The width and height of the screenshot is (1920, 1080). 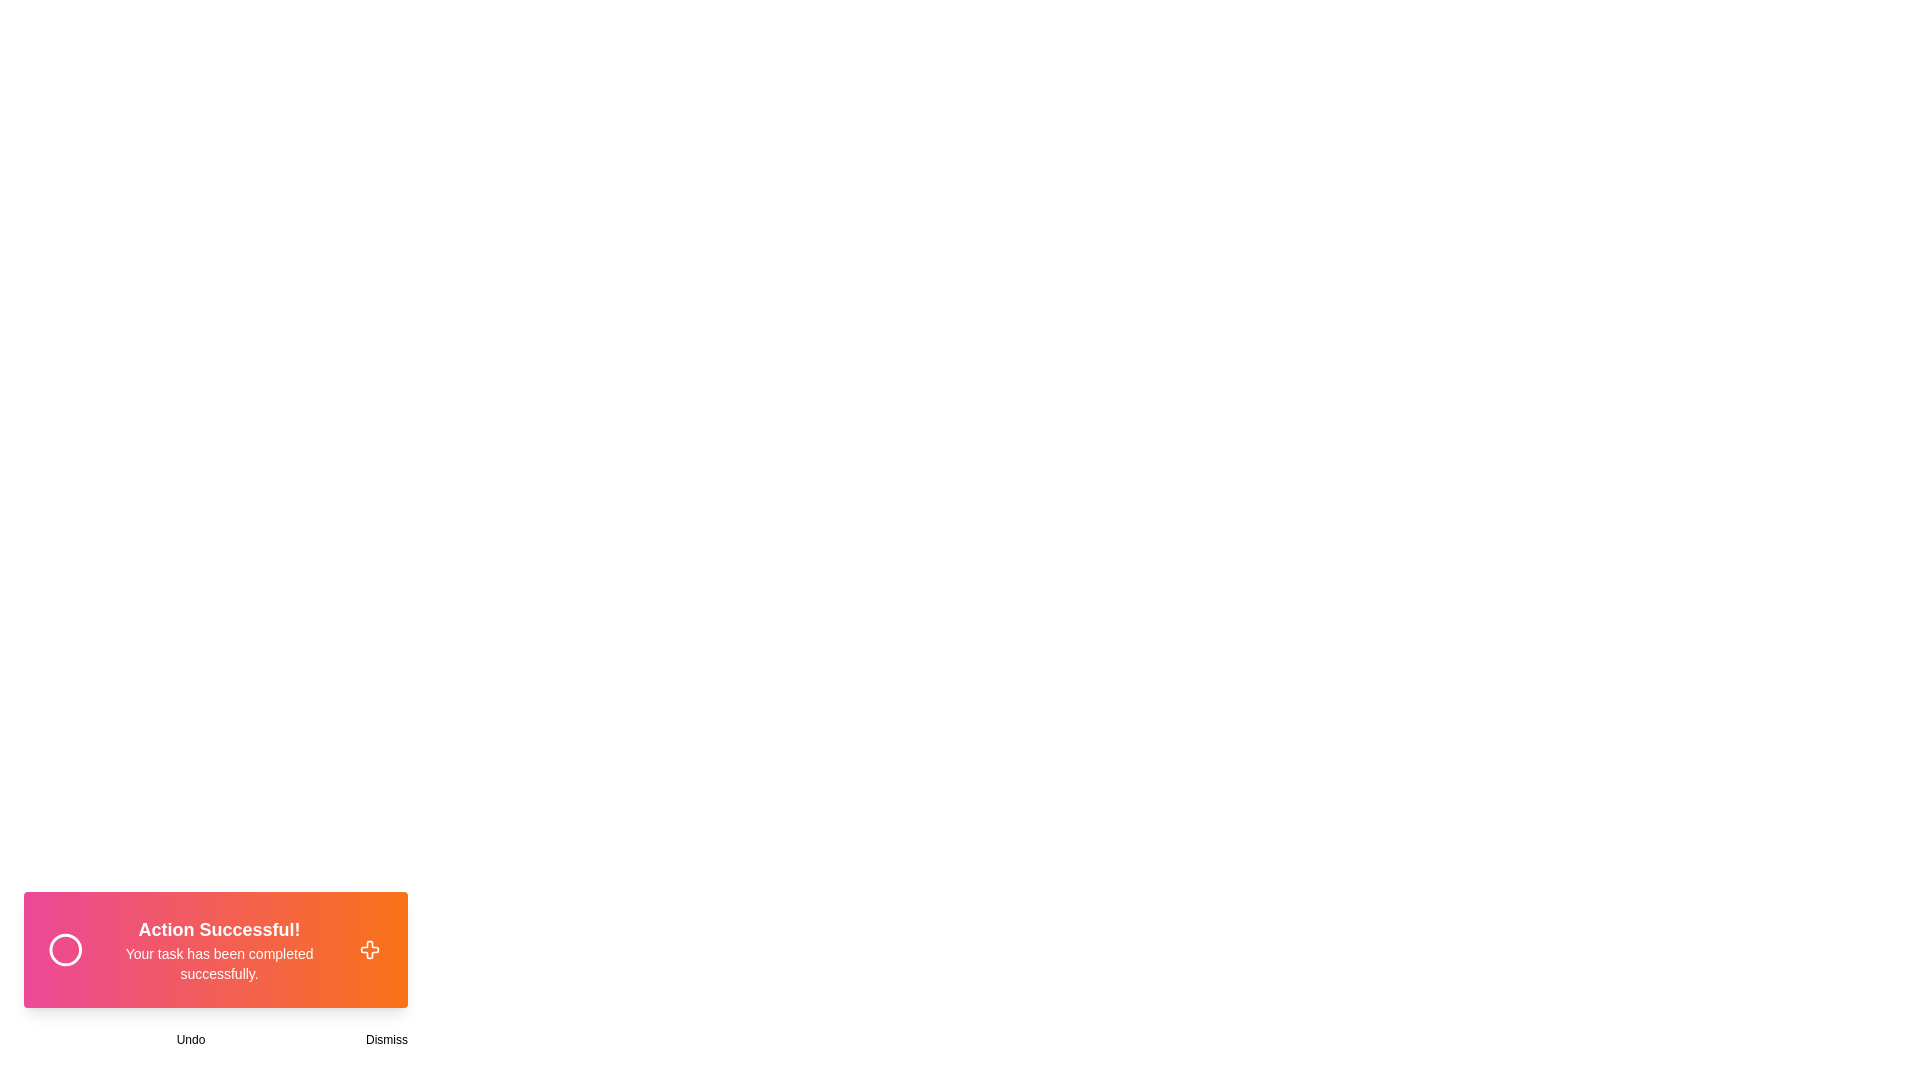 What do you see at coordinates (191, 1039) in the screenshot?
I see `Undo button to revert the action` at bounding box center [191, 1039].